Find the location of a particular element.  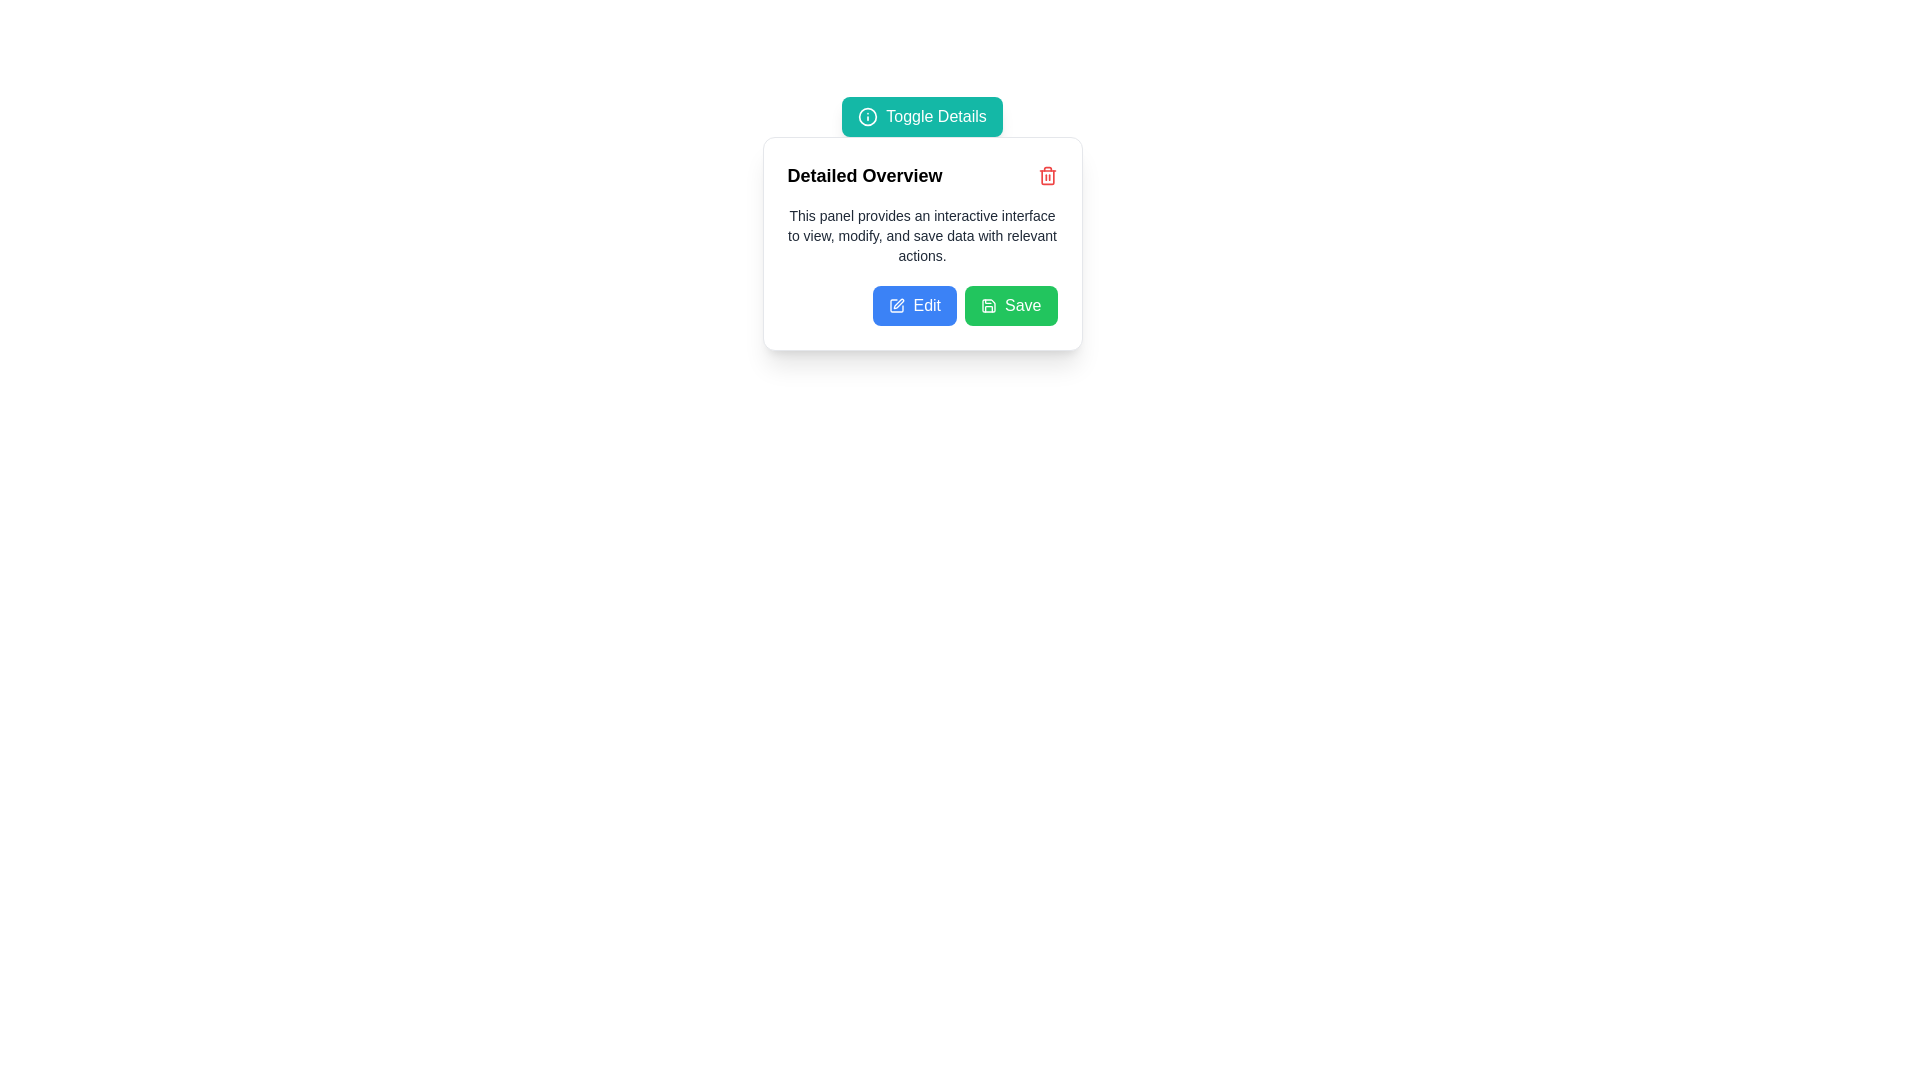

the circular info icon with a teal background and white outline, located on the left side of the 'Toggle Details' button is located at coordinates (868, 116).